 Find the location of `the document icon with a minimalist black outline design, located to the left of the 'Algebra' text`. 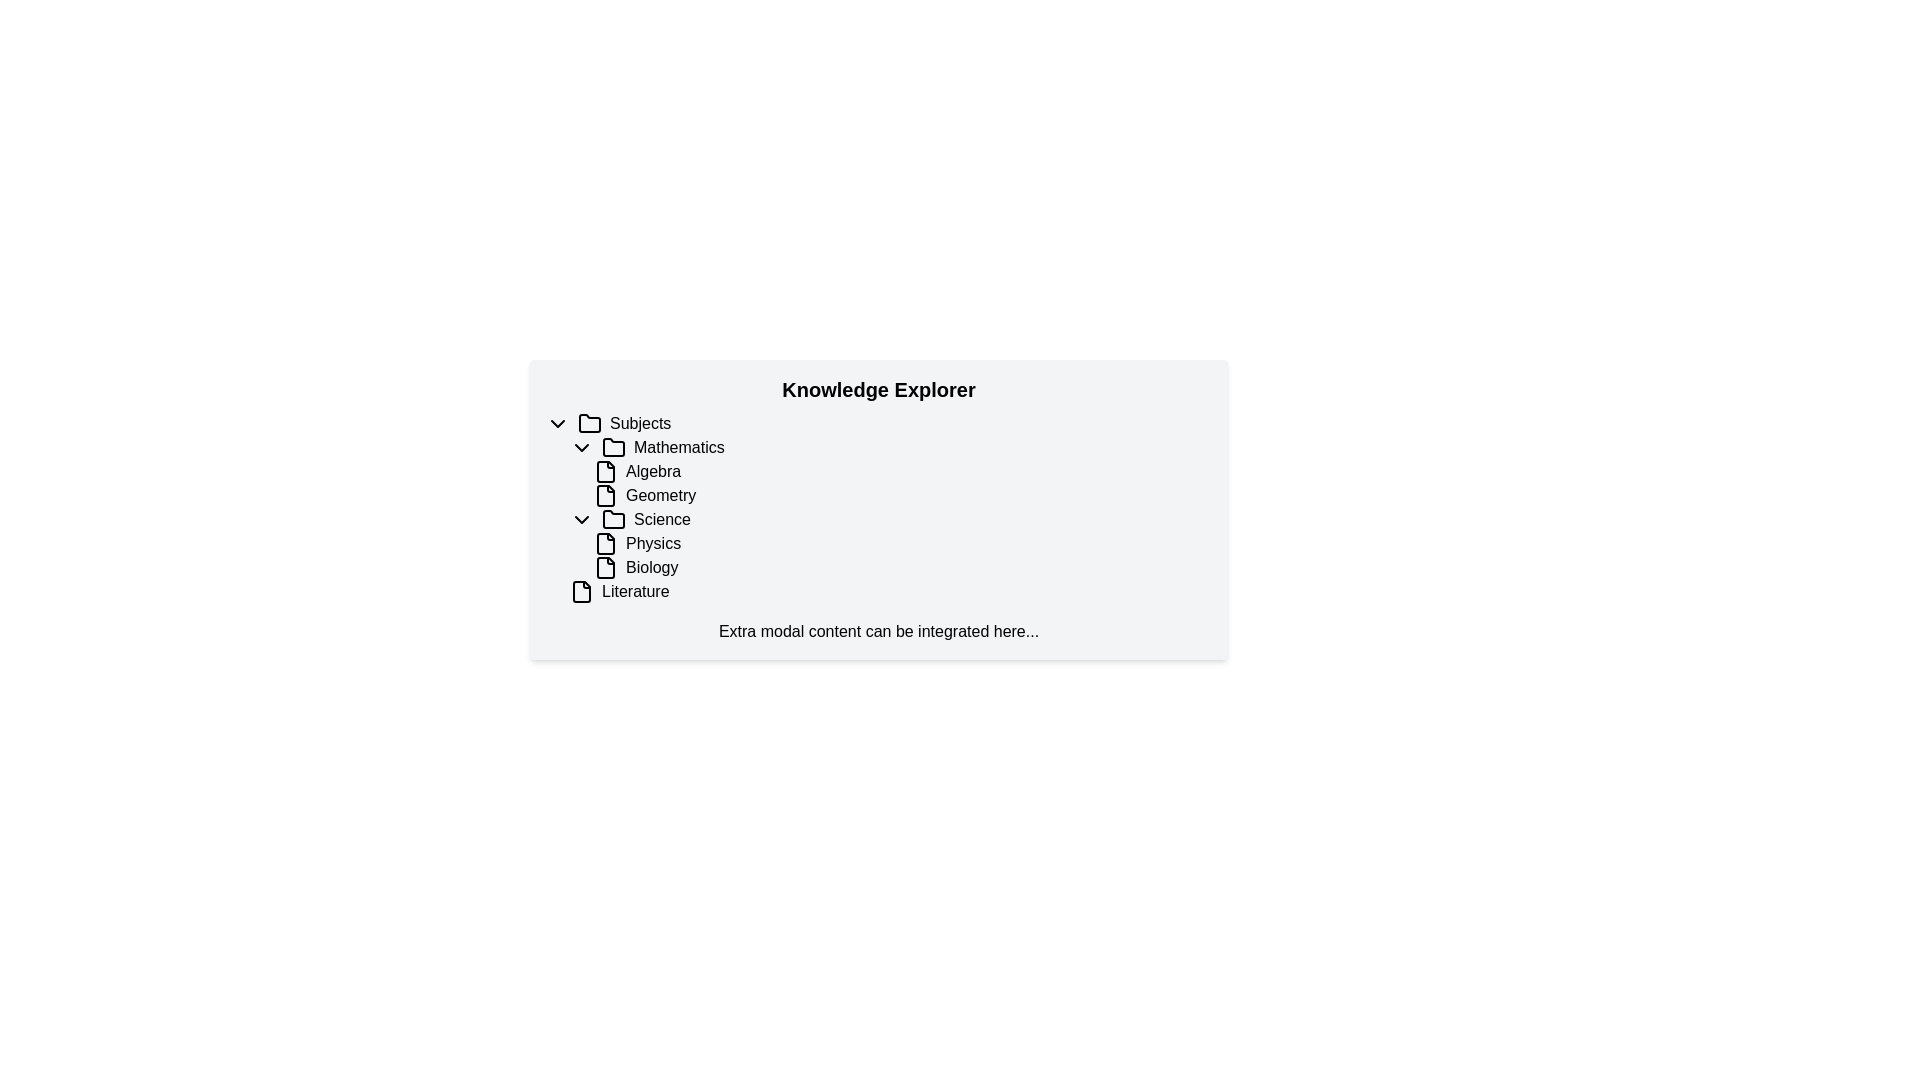

the document icon with a minimalist black outline design, located to the left of the 'Algebra' text is located at coordinates (604, 471).